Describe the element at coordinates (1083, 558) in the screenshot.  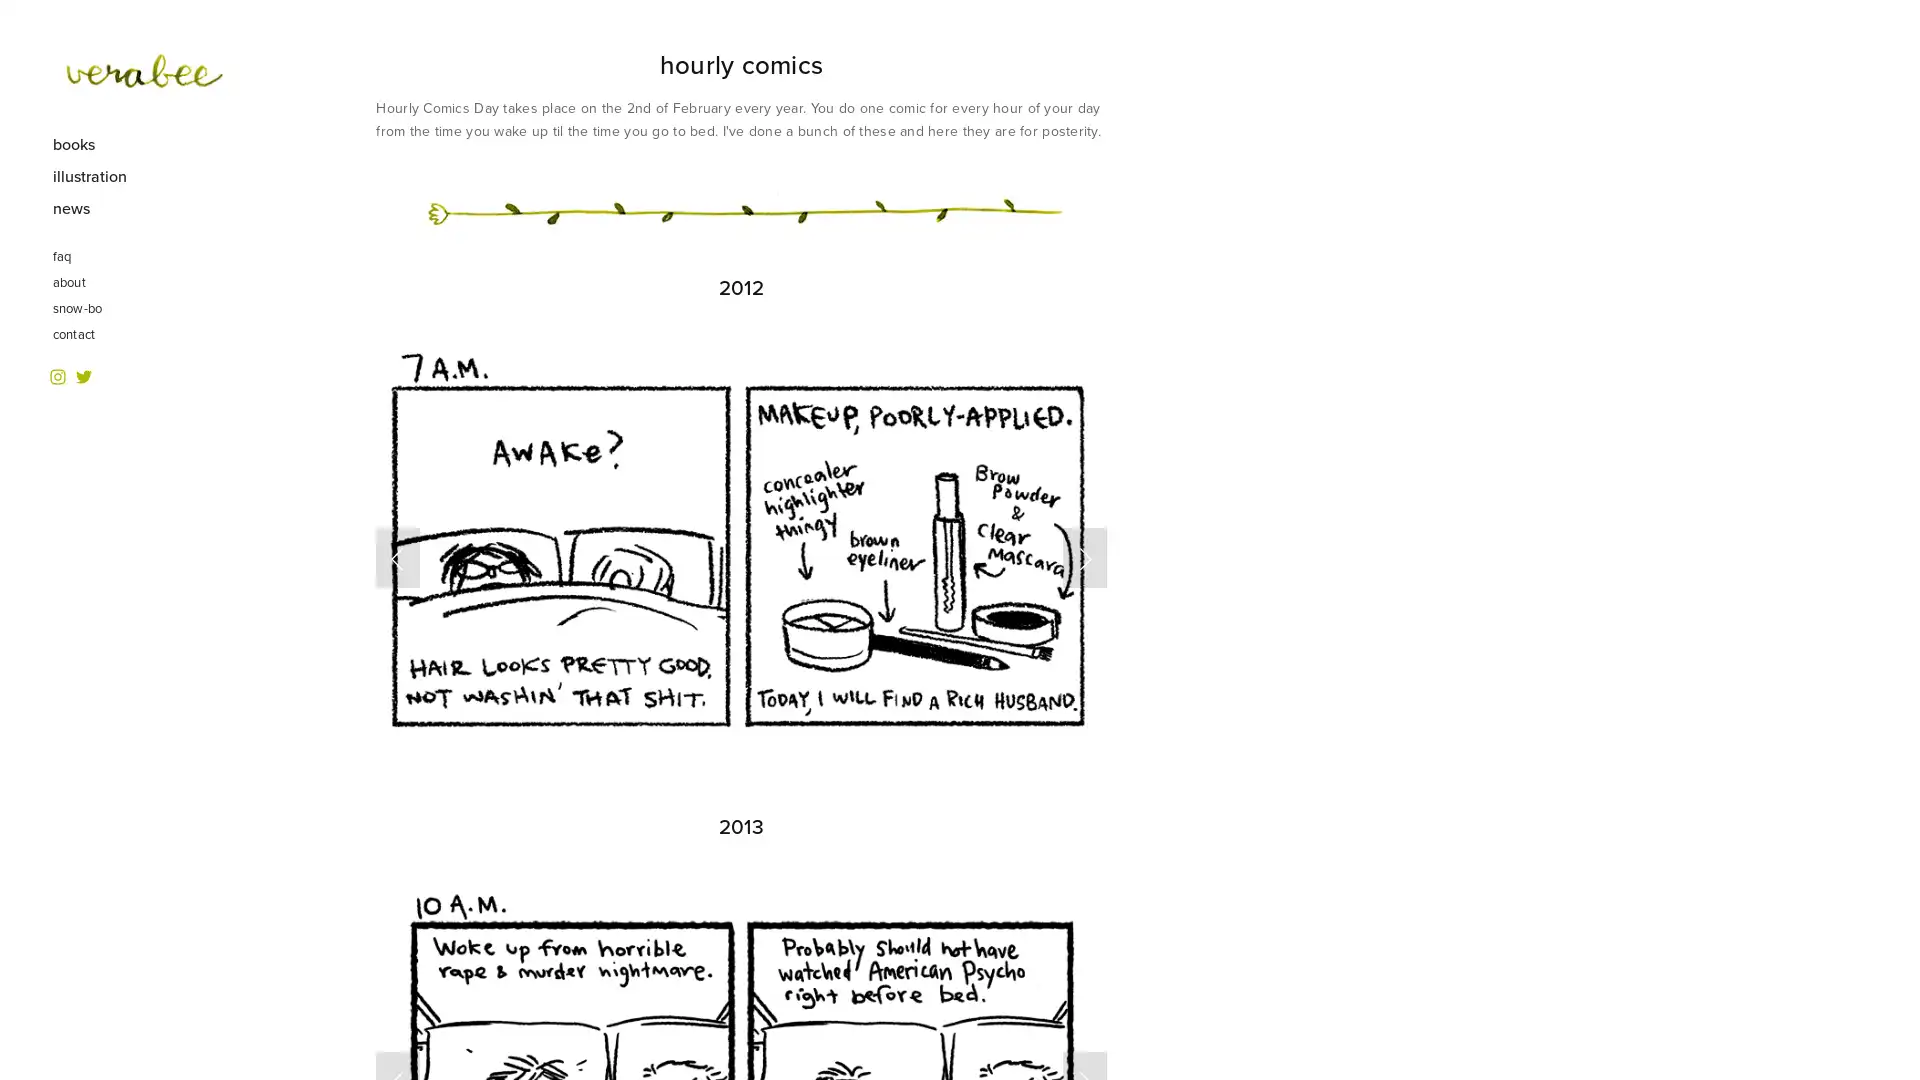
I see `Next Slide` at that location.